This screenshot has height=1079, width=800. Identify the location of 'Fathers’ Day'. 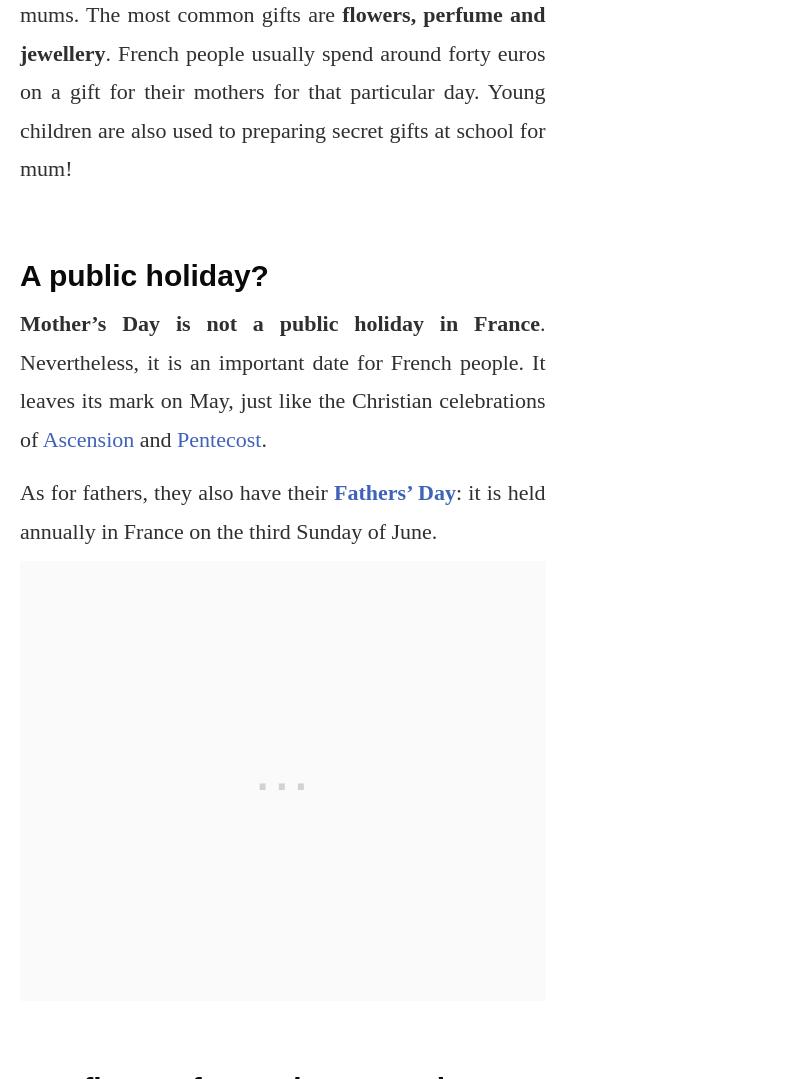
(393, 491).